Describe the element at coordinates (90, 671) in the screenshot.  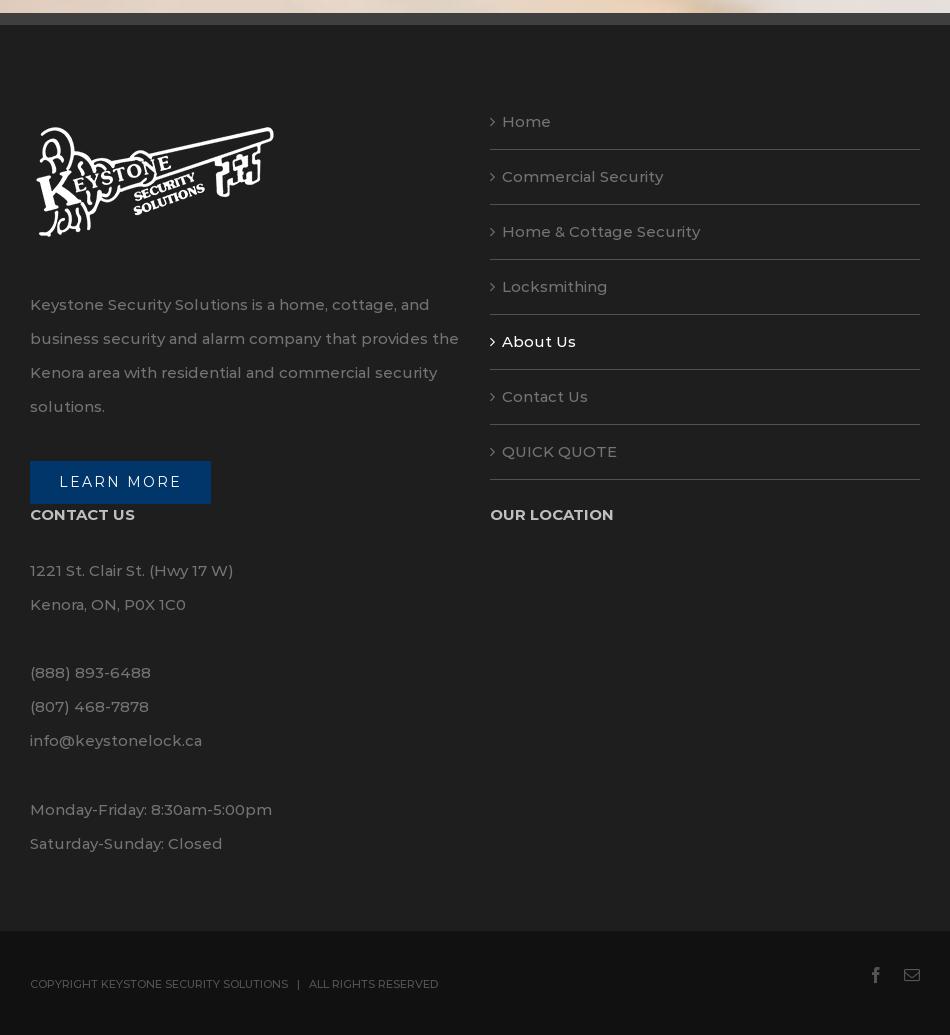
I see `'(888) 893-6488'` at that location.